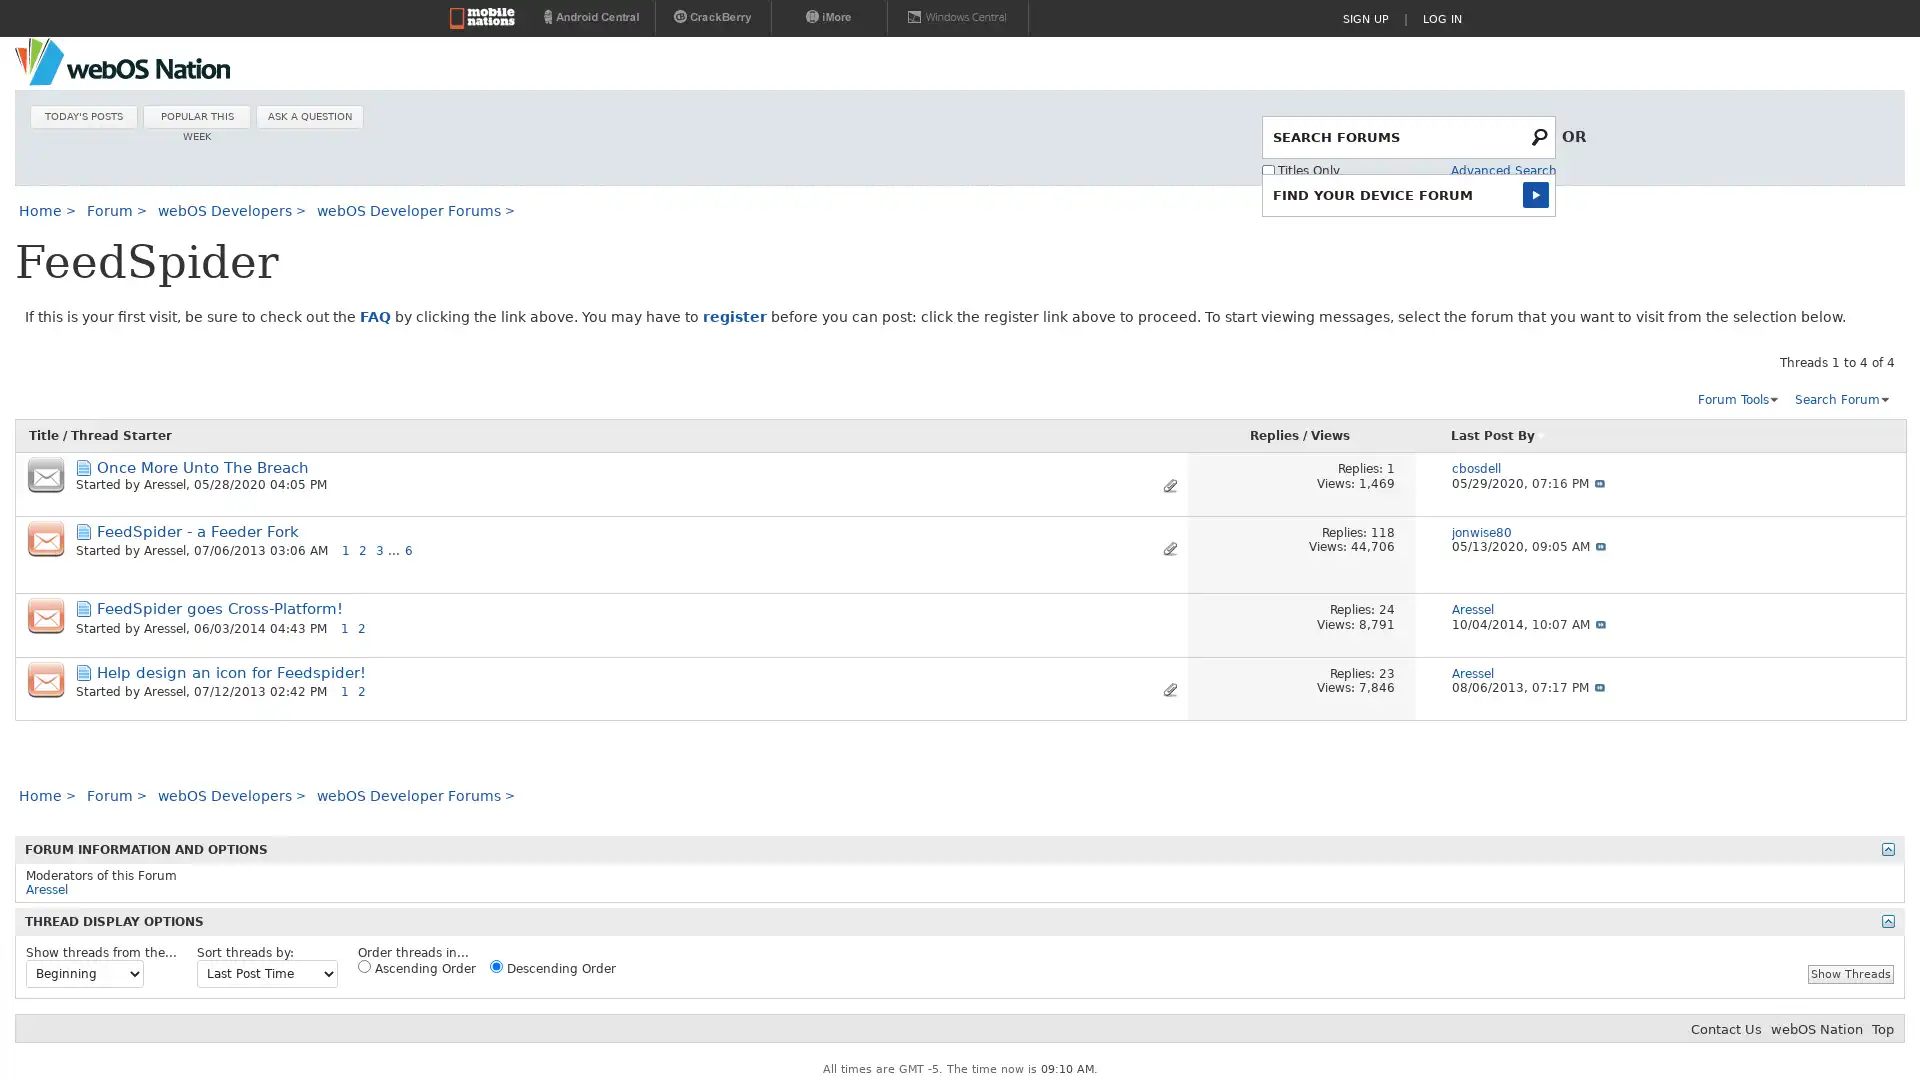 This screenshot has width=1920, height=1080. I want to click on Show Threads, so click(1850, 972).